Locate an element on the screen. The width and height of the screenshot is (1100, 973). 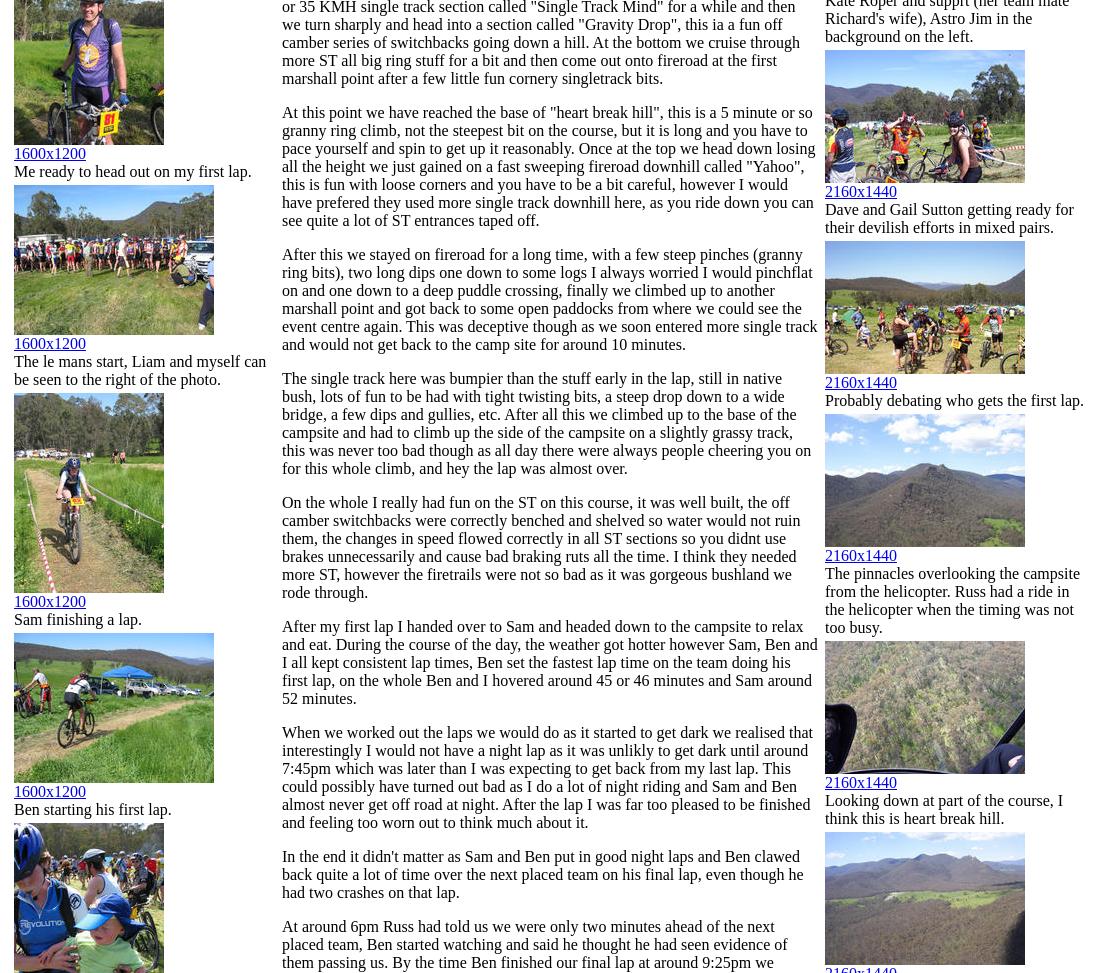
'At this point we have reached the base of "heart break hill", this is a 5
minute or so granny ring climb, not the steepest bit on the course, but it is
long and you have to pace yourself and spin to get up it reasonably. Once at
the top we head down losing all the height we just gained on a fast sweeping
fireroad downhill called "Yahoo", this is fun with loose corners and you have
to be a bit careful, however I would have prefered they used more single track
downhill here, as you ride down you can see quite a lot of ST entrances taped
off.' is located at coordinates (281, 166).